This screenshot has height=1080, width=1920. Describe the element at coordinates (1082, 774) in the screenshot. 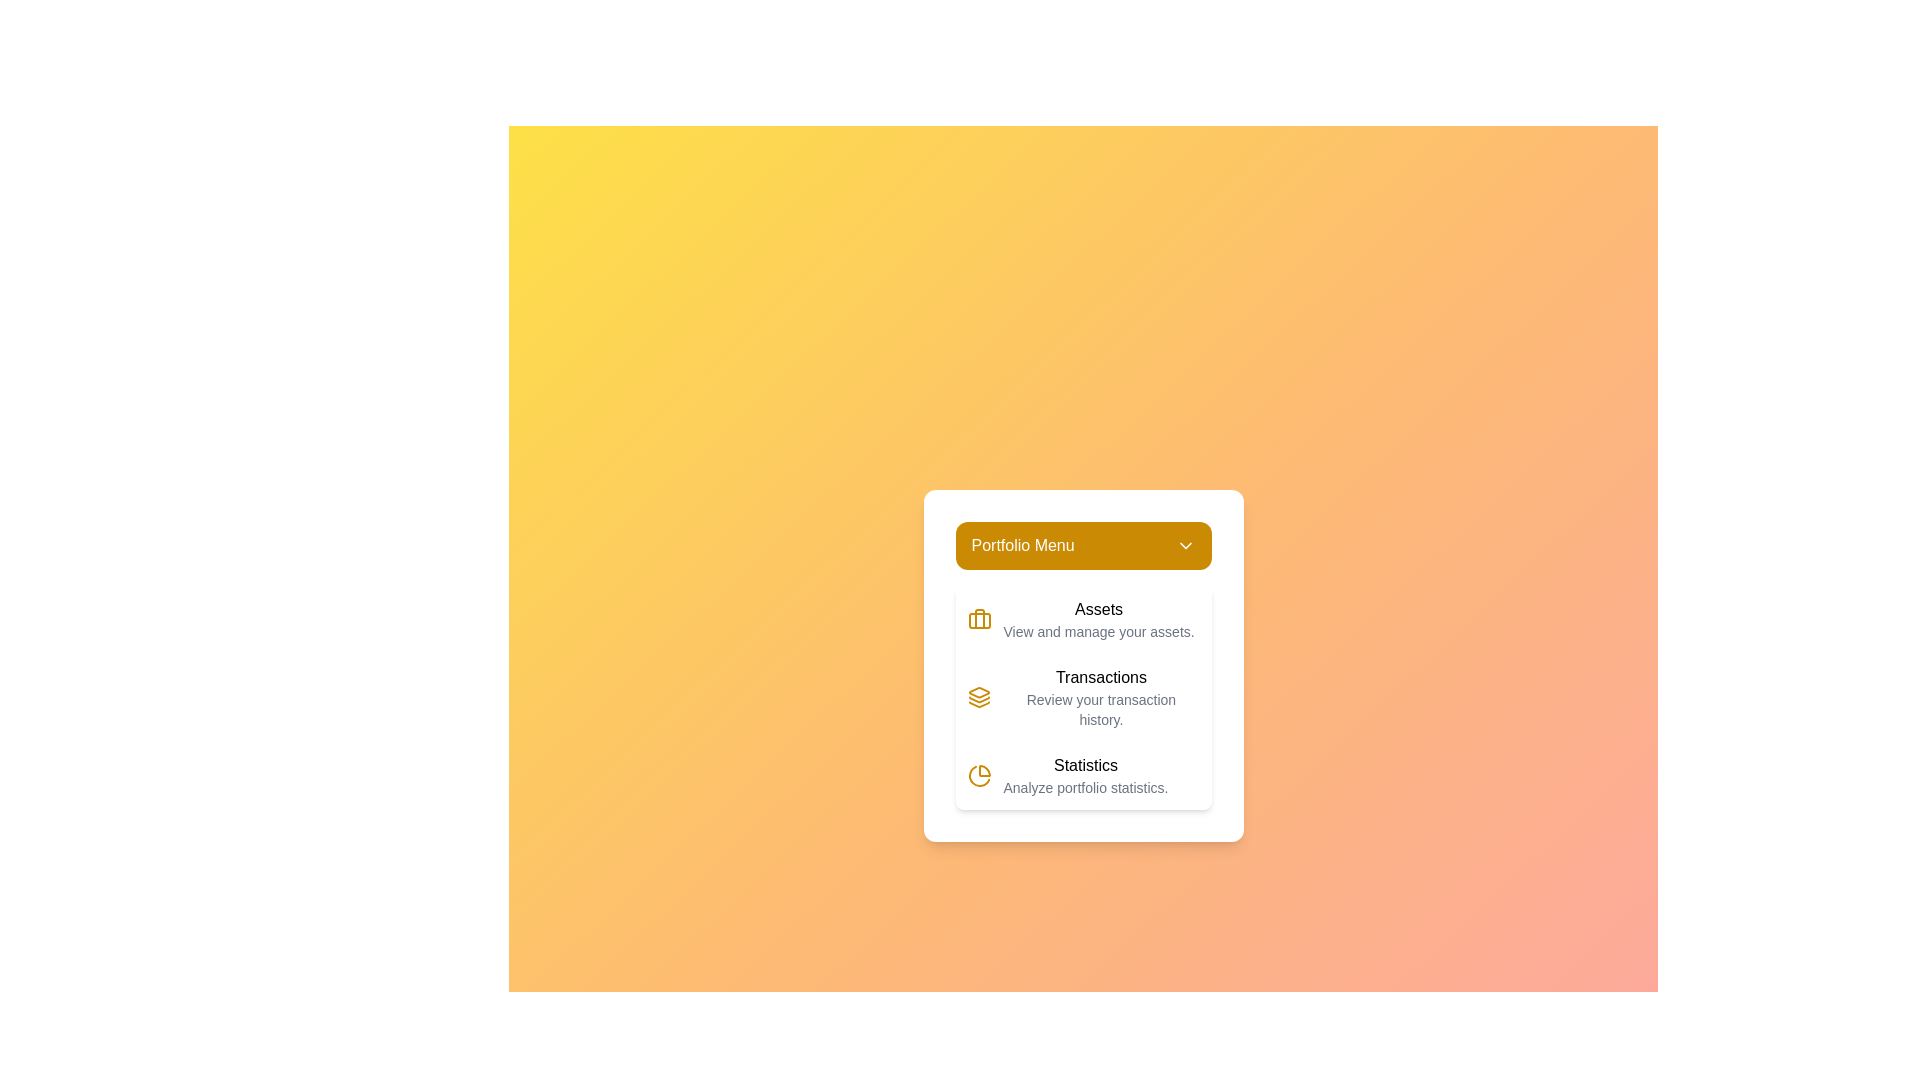

I see `the menu option Statistics from the PortfolioManagerMenu dropdown` at that location.